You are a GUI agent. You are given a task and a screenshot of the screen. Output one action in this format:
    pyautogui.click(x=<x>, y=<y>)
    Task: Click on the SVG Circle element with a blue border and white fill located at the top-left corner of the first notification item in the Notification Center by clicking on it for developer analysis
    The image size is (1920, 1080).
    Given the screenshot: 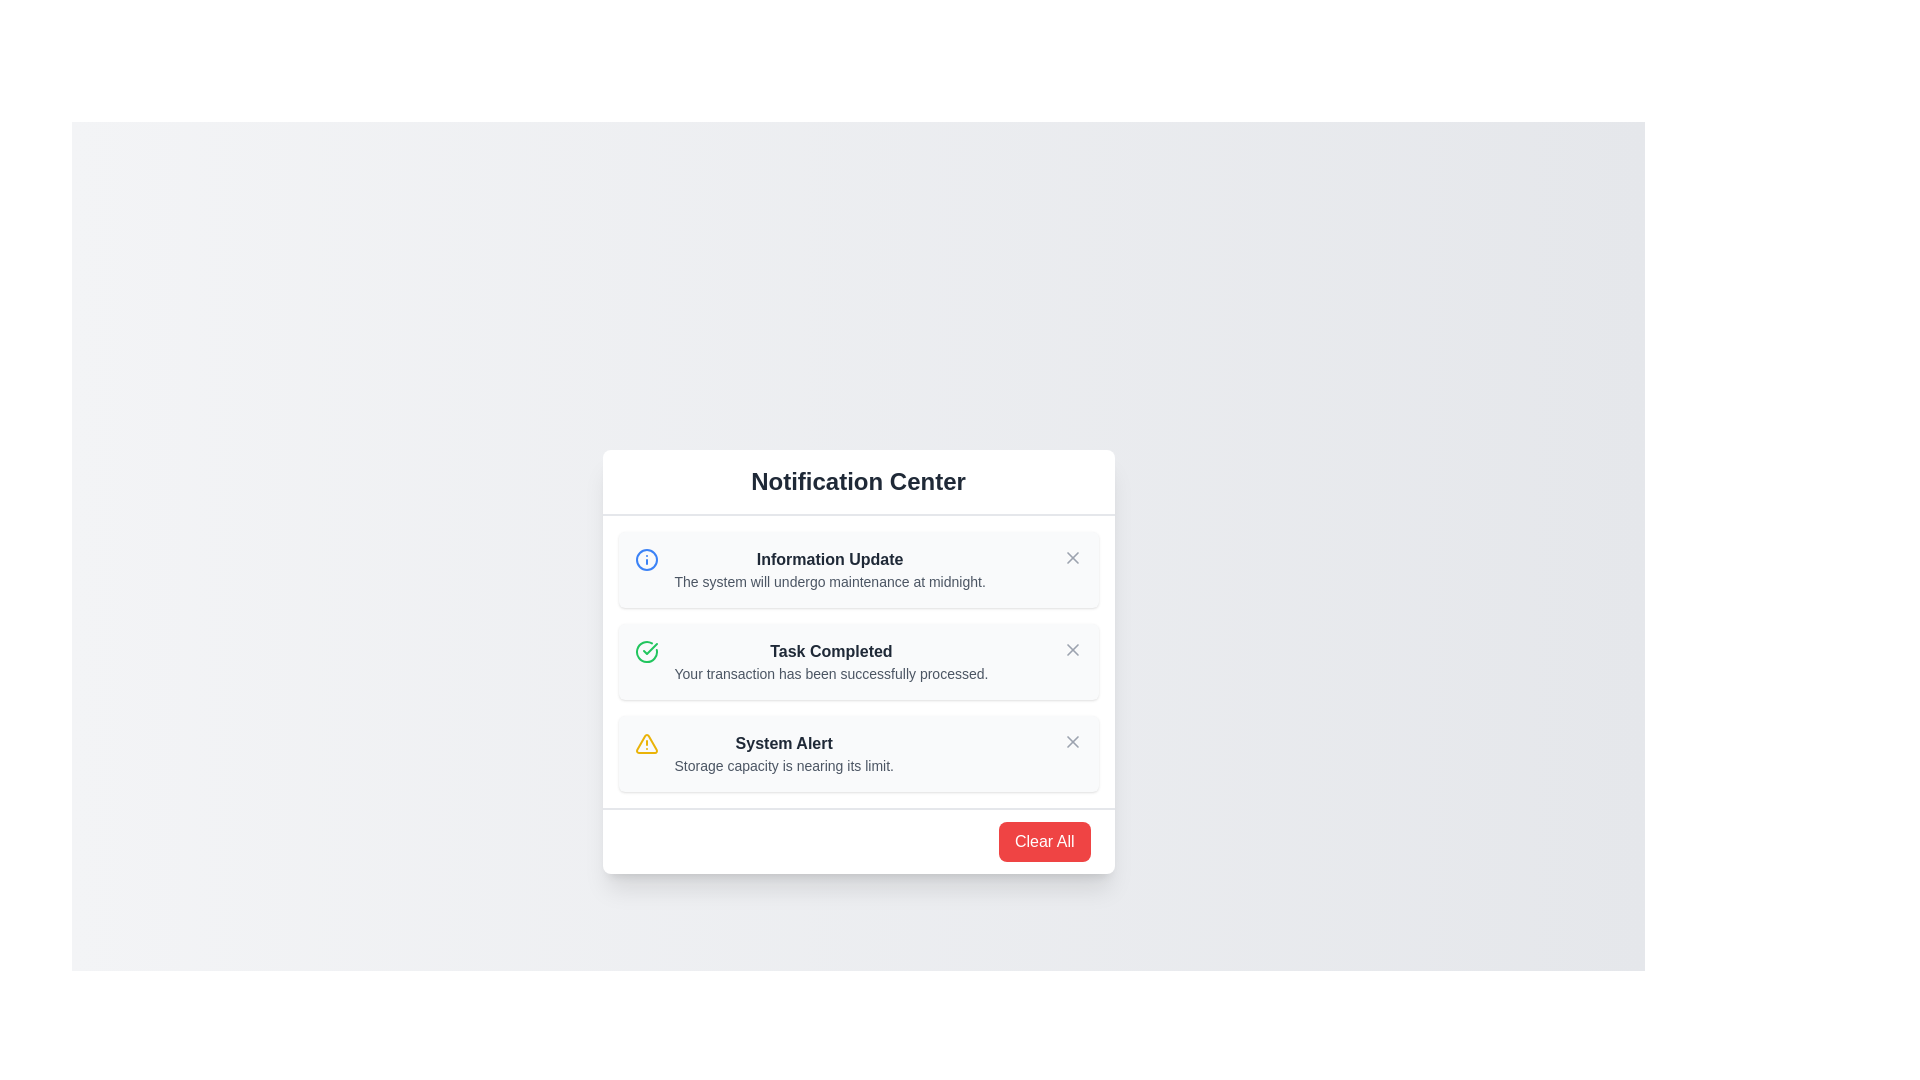 What is the action you would take?
    pyautogui.click(x=646, y=559)
    